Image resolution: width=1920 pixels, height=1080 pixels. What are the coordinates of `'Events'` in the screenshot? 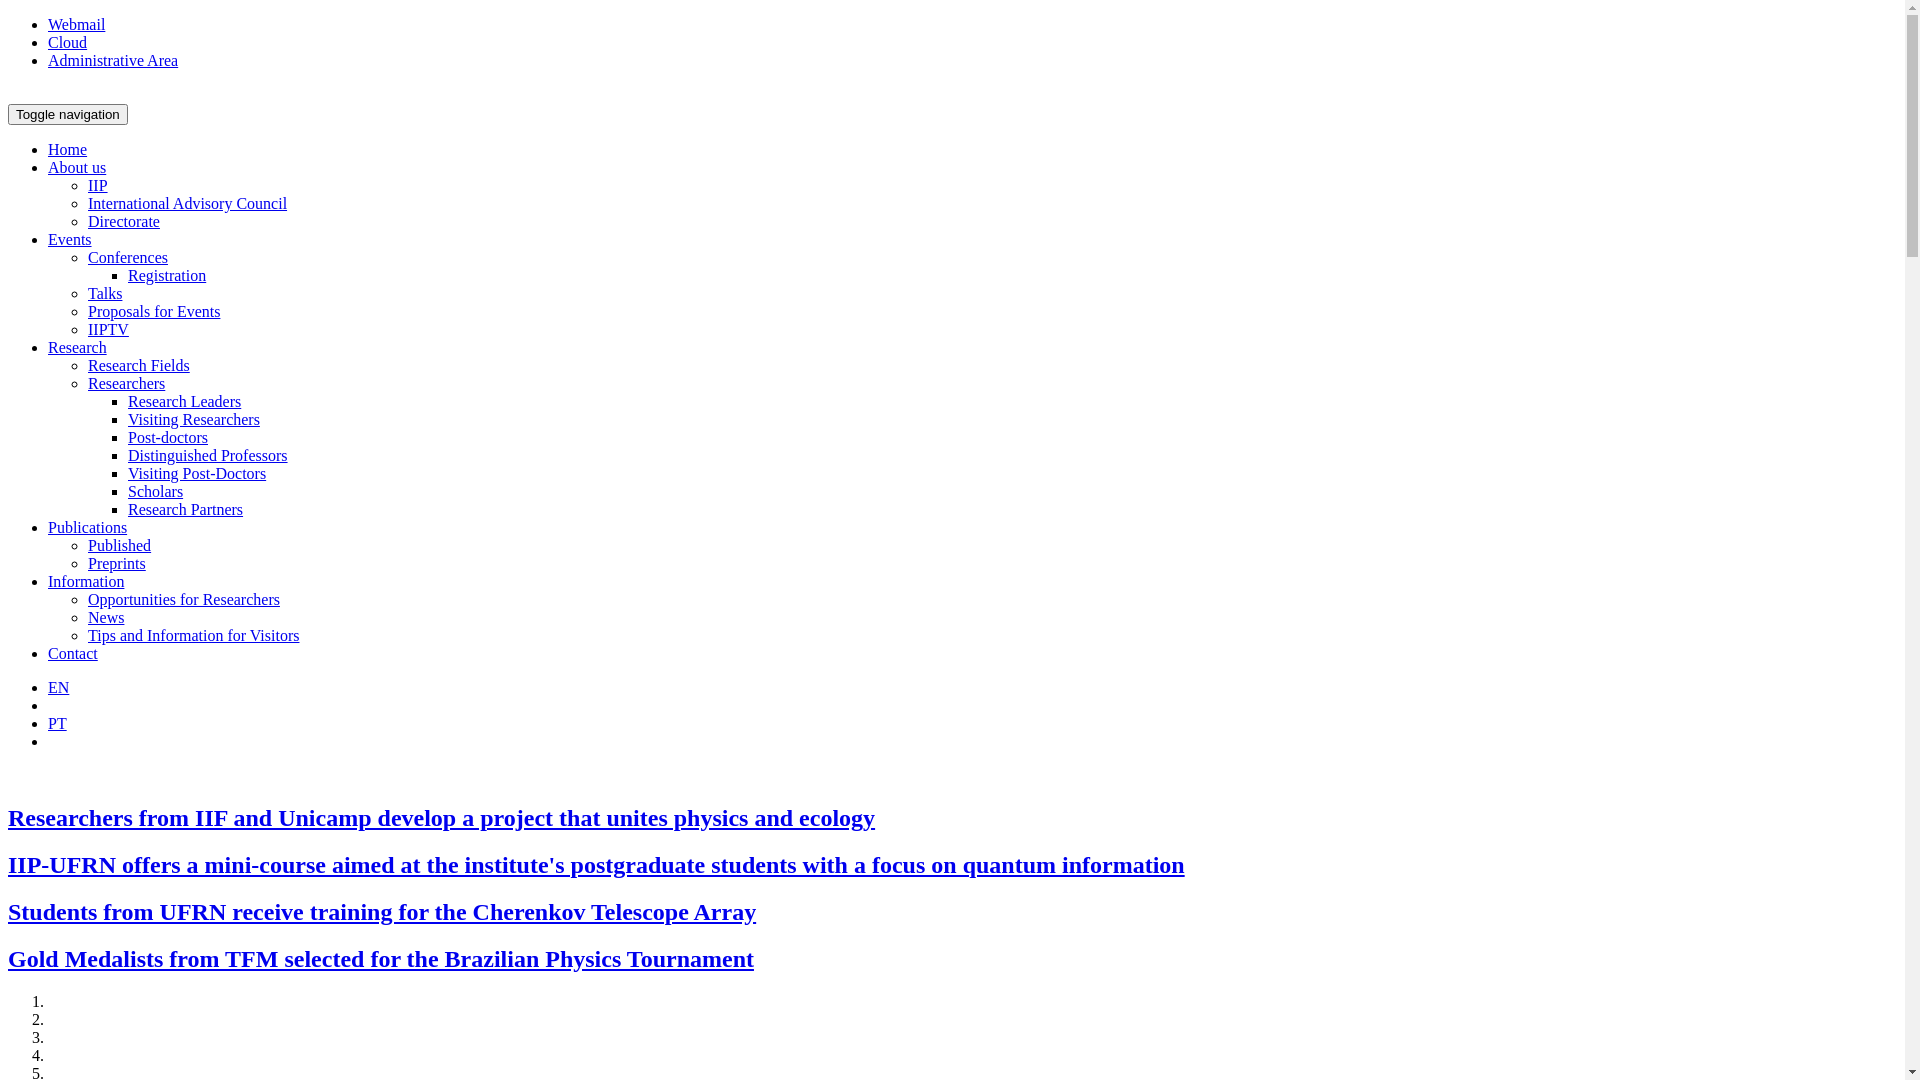 It's located at (70, 238).